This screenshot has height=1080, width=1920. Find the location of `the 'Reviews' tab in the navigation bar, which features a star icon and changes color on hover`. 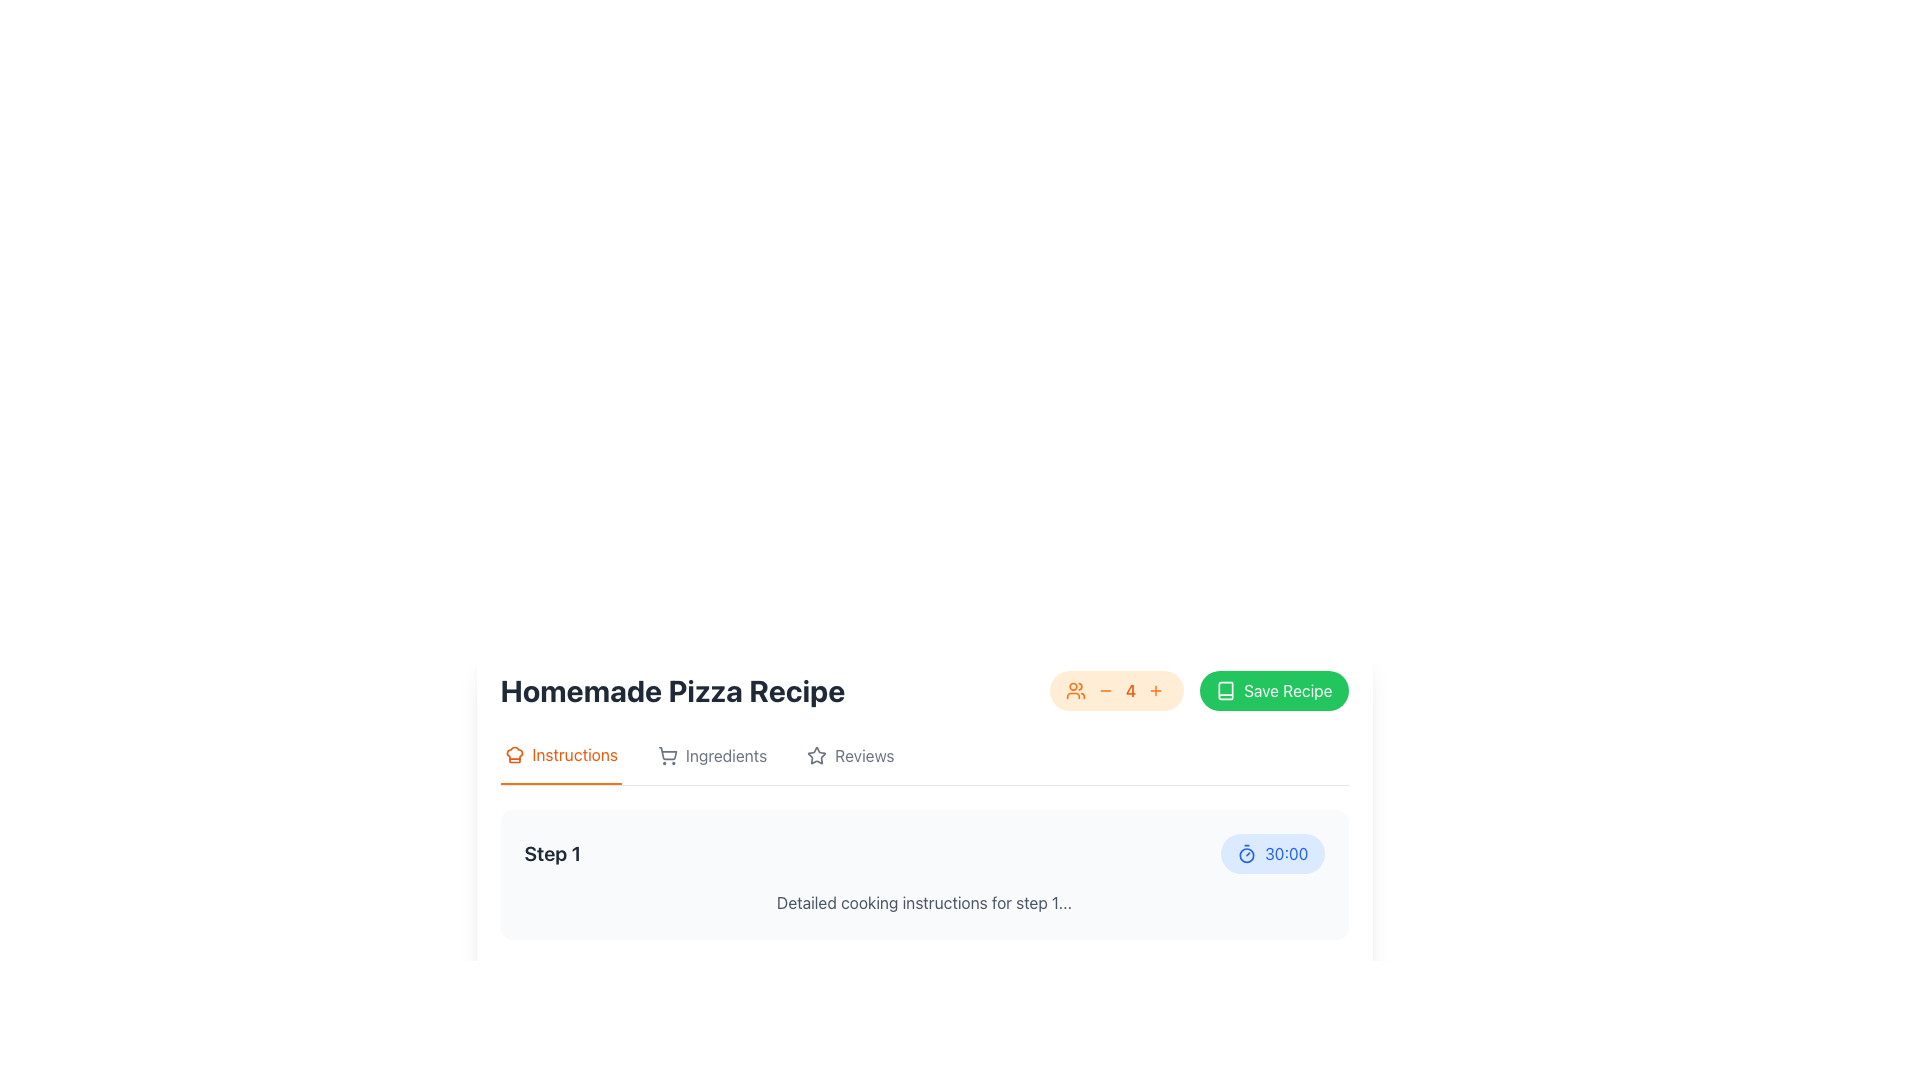

the 'Reviews' tab in the navigation bar, which features a star icon and changes color on hover is located at coordinates (850, 763).